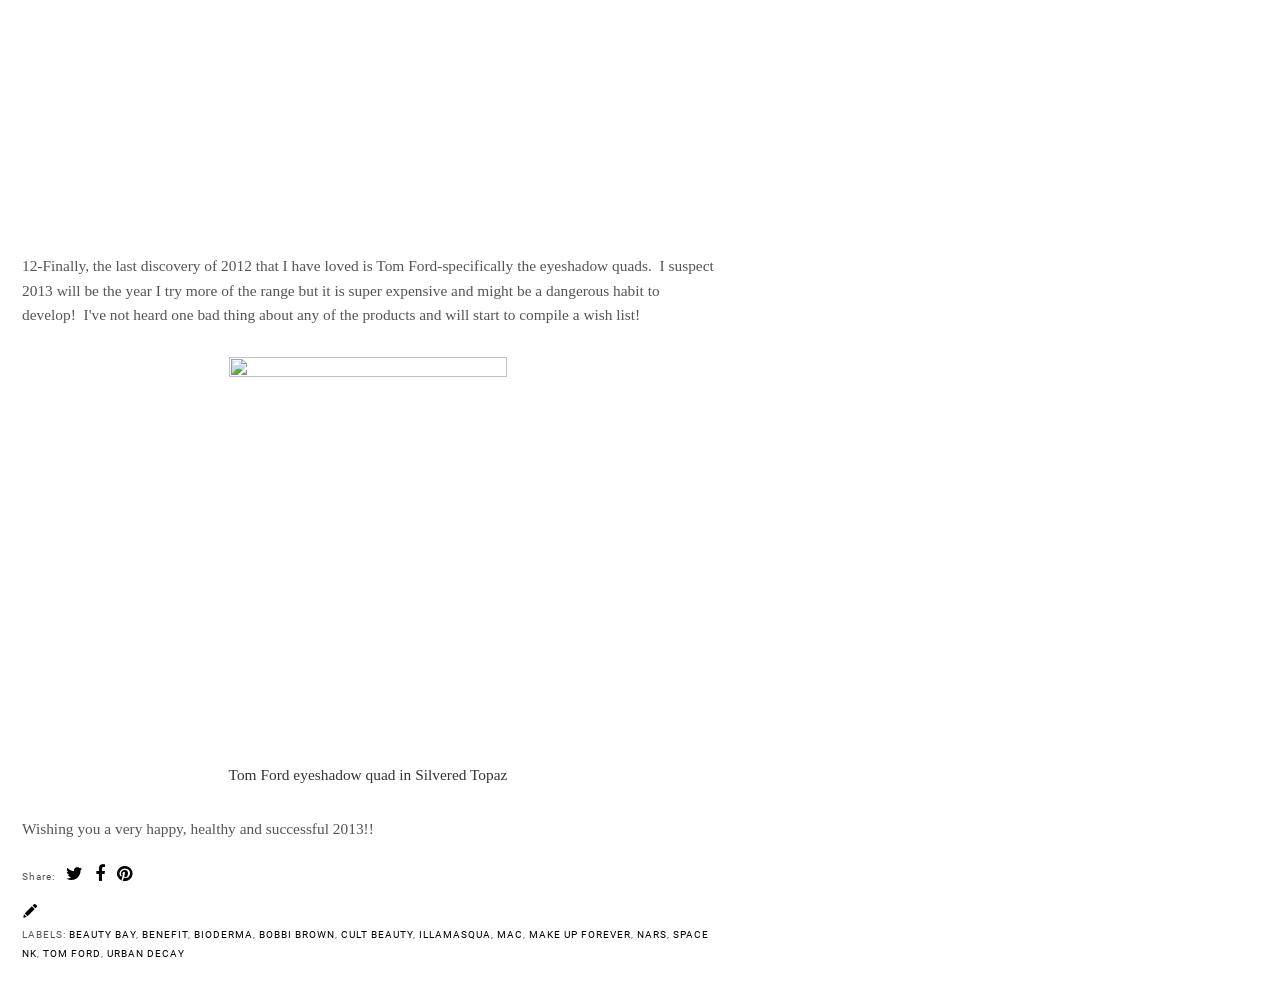 The image size is (1288, 1000). What do you see at coordinates (637, 933) in the screenshot?
I see `'nars'` at bounding box center [637, 933].